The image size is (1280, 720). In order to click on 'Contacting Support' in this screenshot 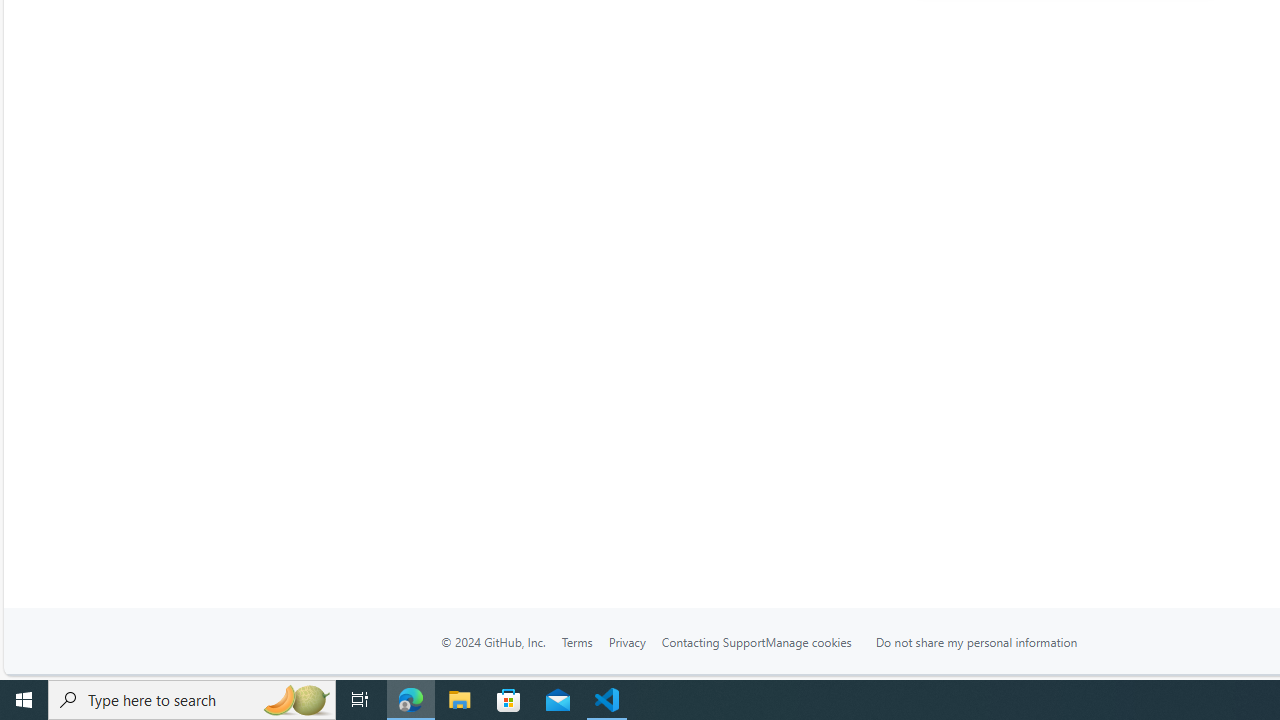, I will do `click(712, 641)`.